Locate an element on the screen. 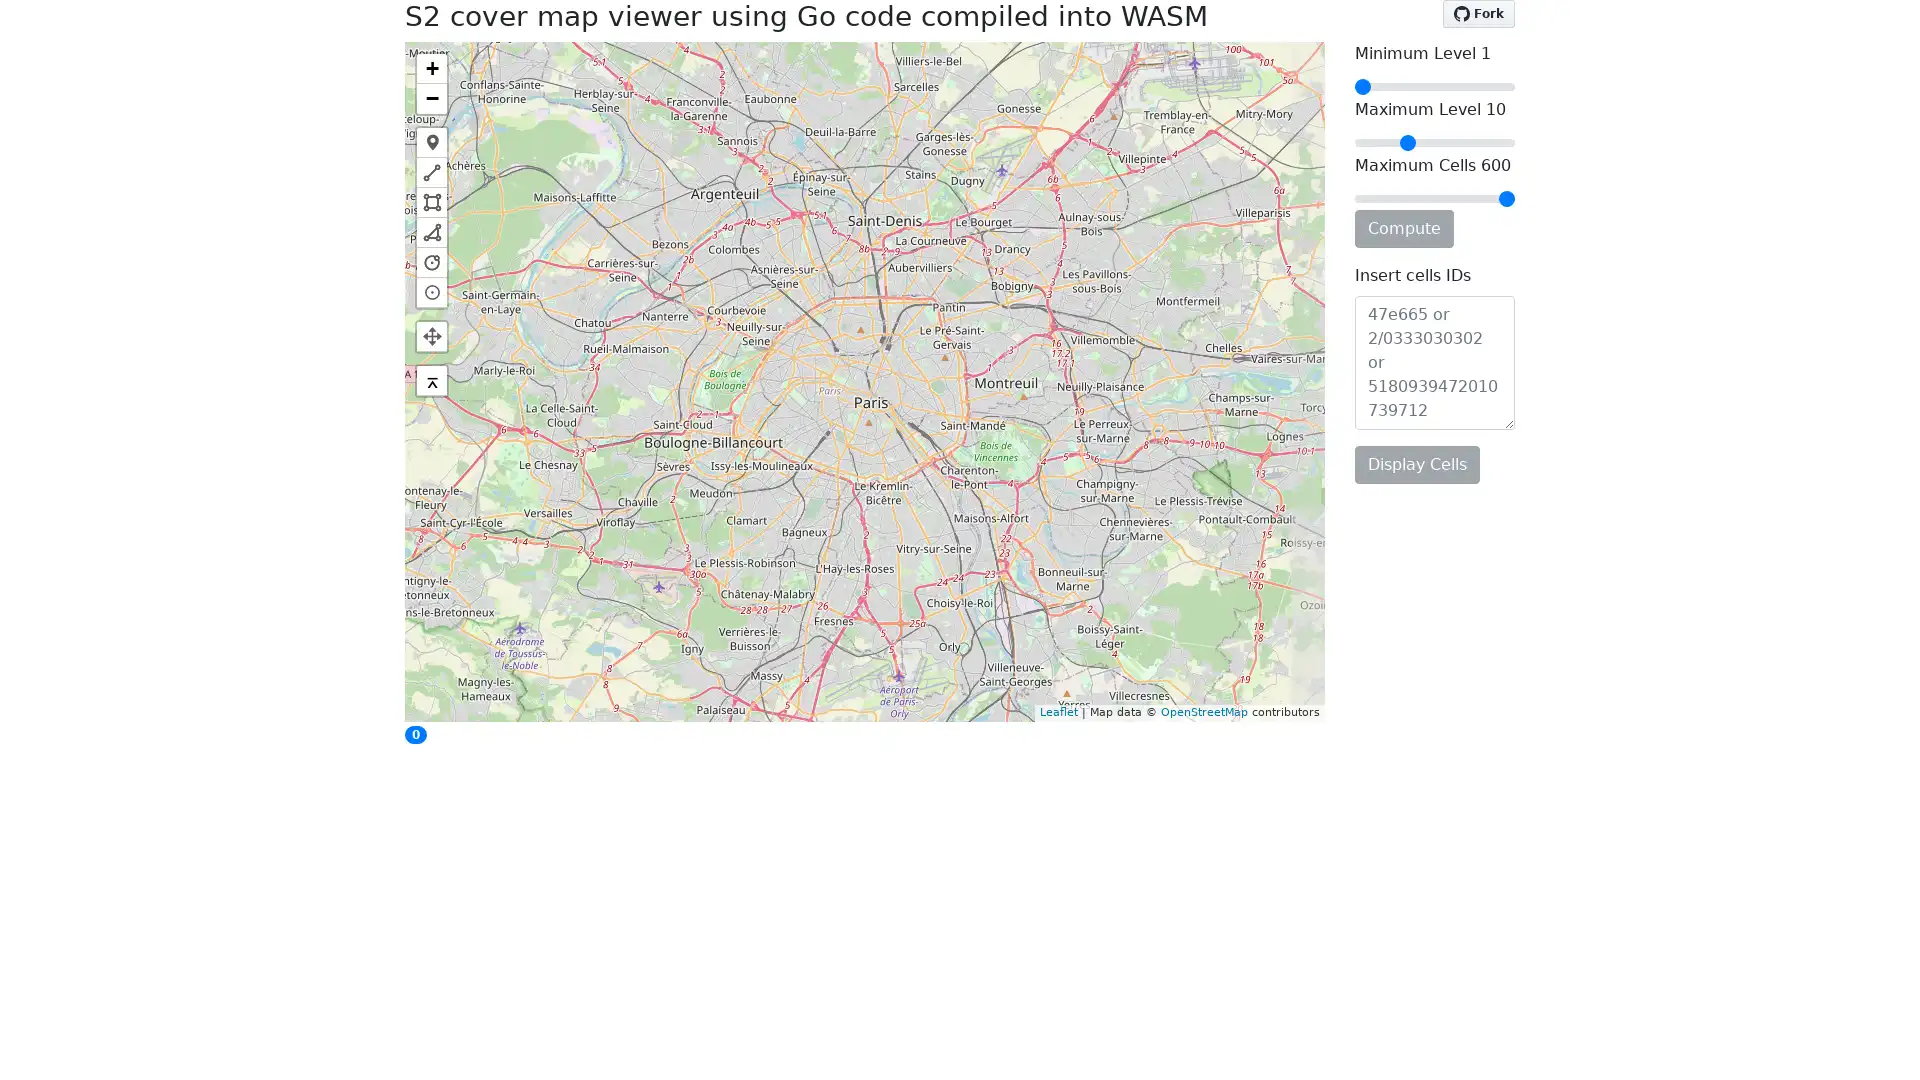 This screenshot has width=1920, height=1080. Zoom in is located at coordinates (431, 67).